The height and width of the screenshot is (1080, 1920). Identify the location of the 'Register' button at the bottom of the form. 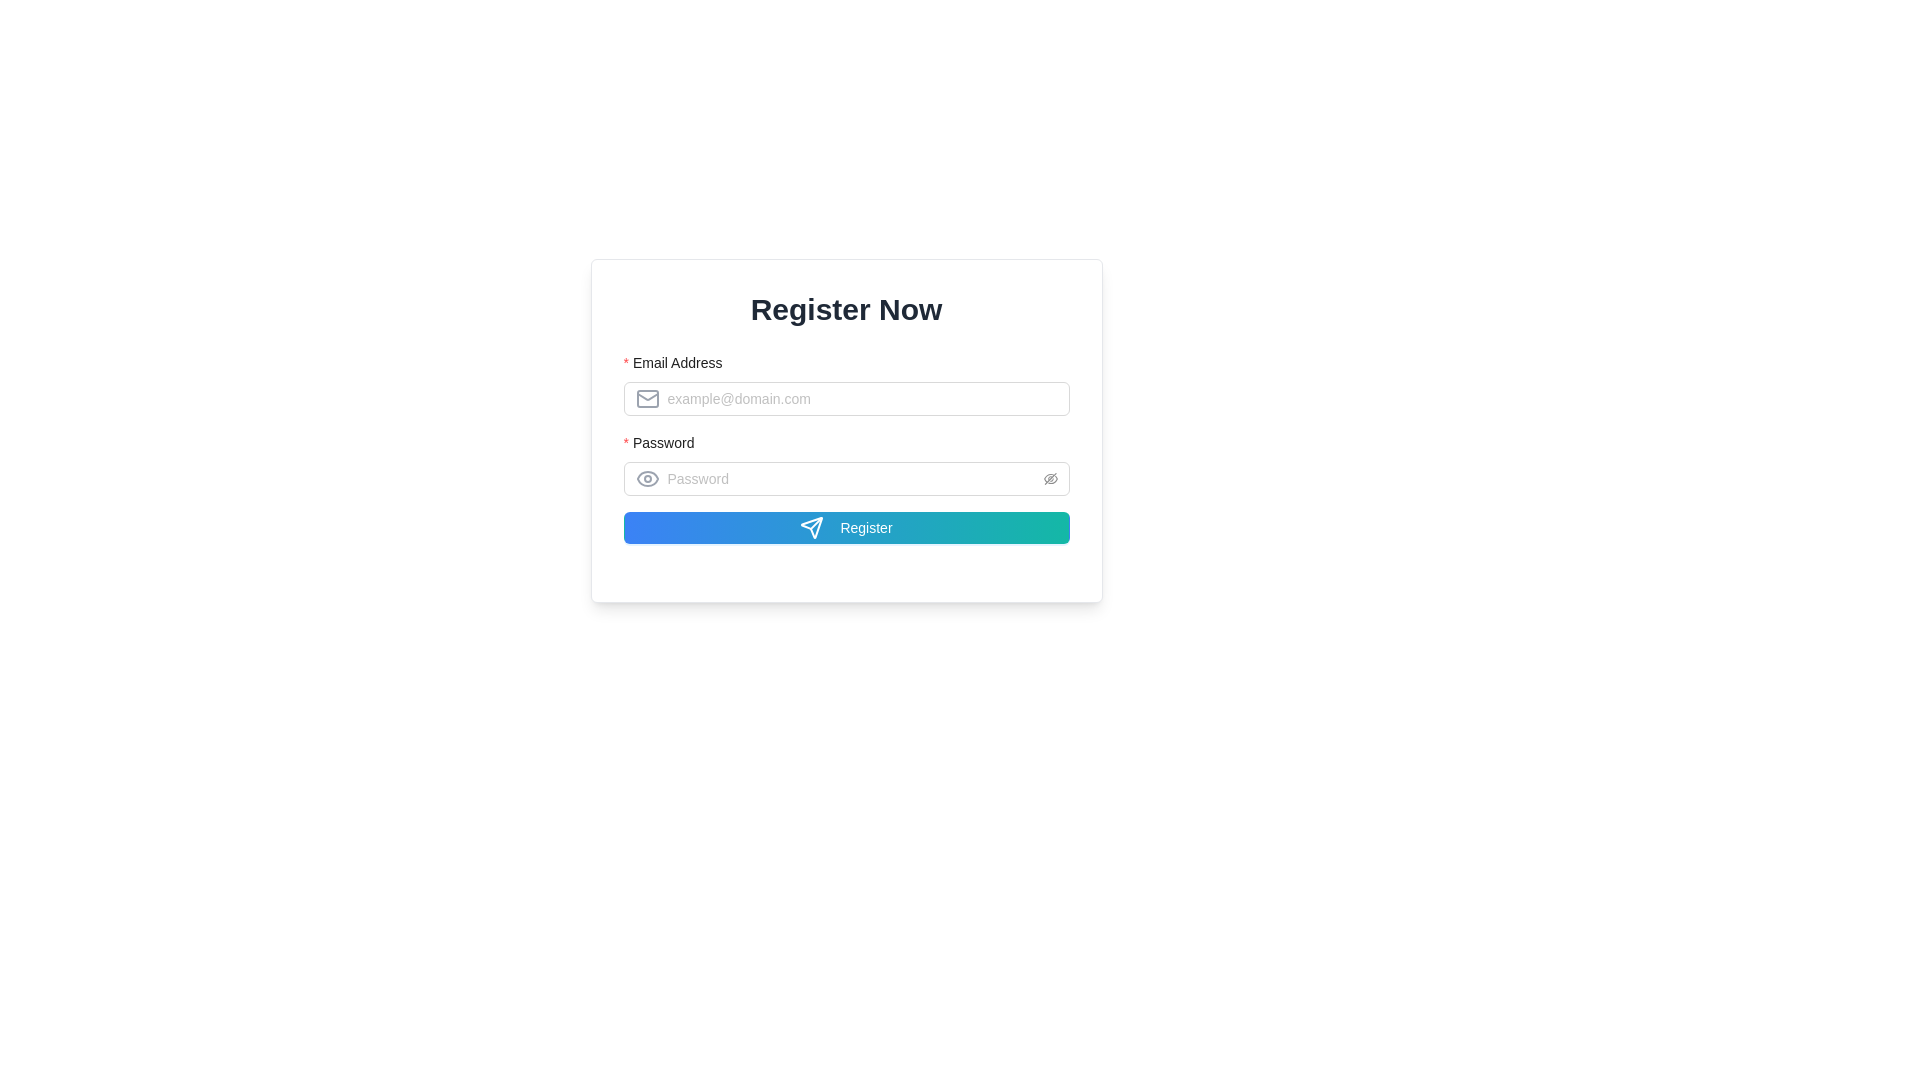
(846, 527).